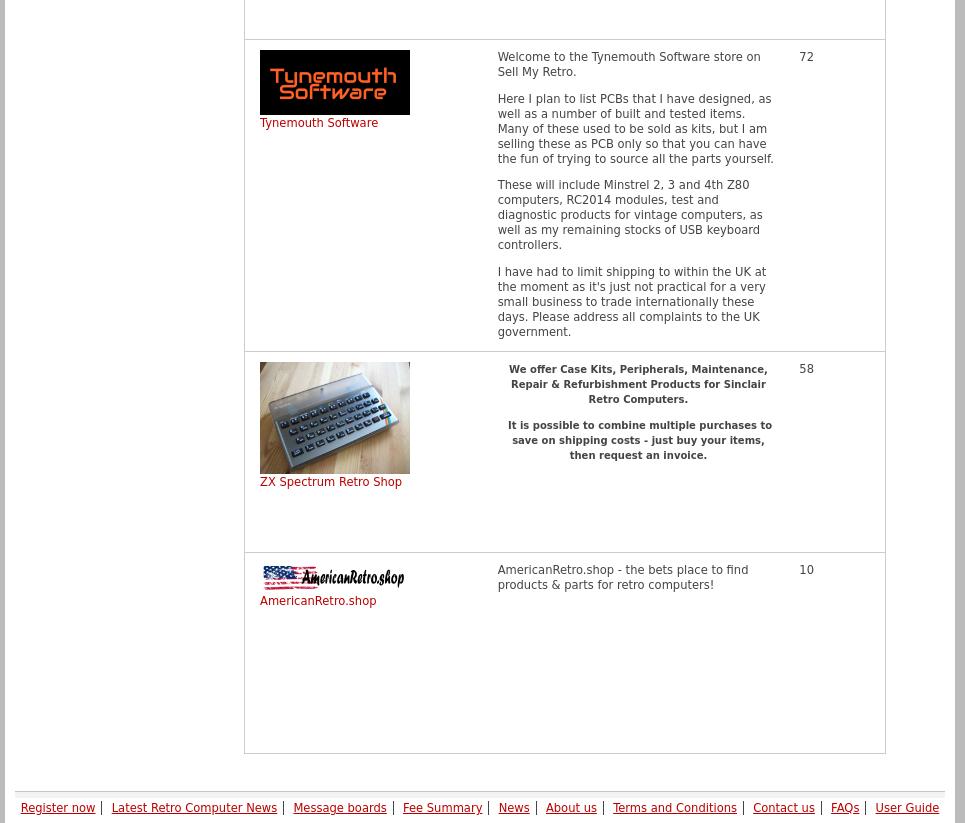 This screenshot has width=965, height=823. I want to click on 'We offer Case Kits, Peripherals, Maintenance, Repair & Refurbishment Products for Sinclair Retro Computers.', so click(637, 382).